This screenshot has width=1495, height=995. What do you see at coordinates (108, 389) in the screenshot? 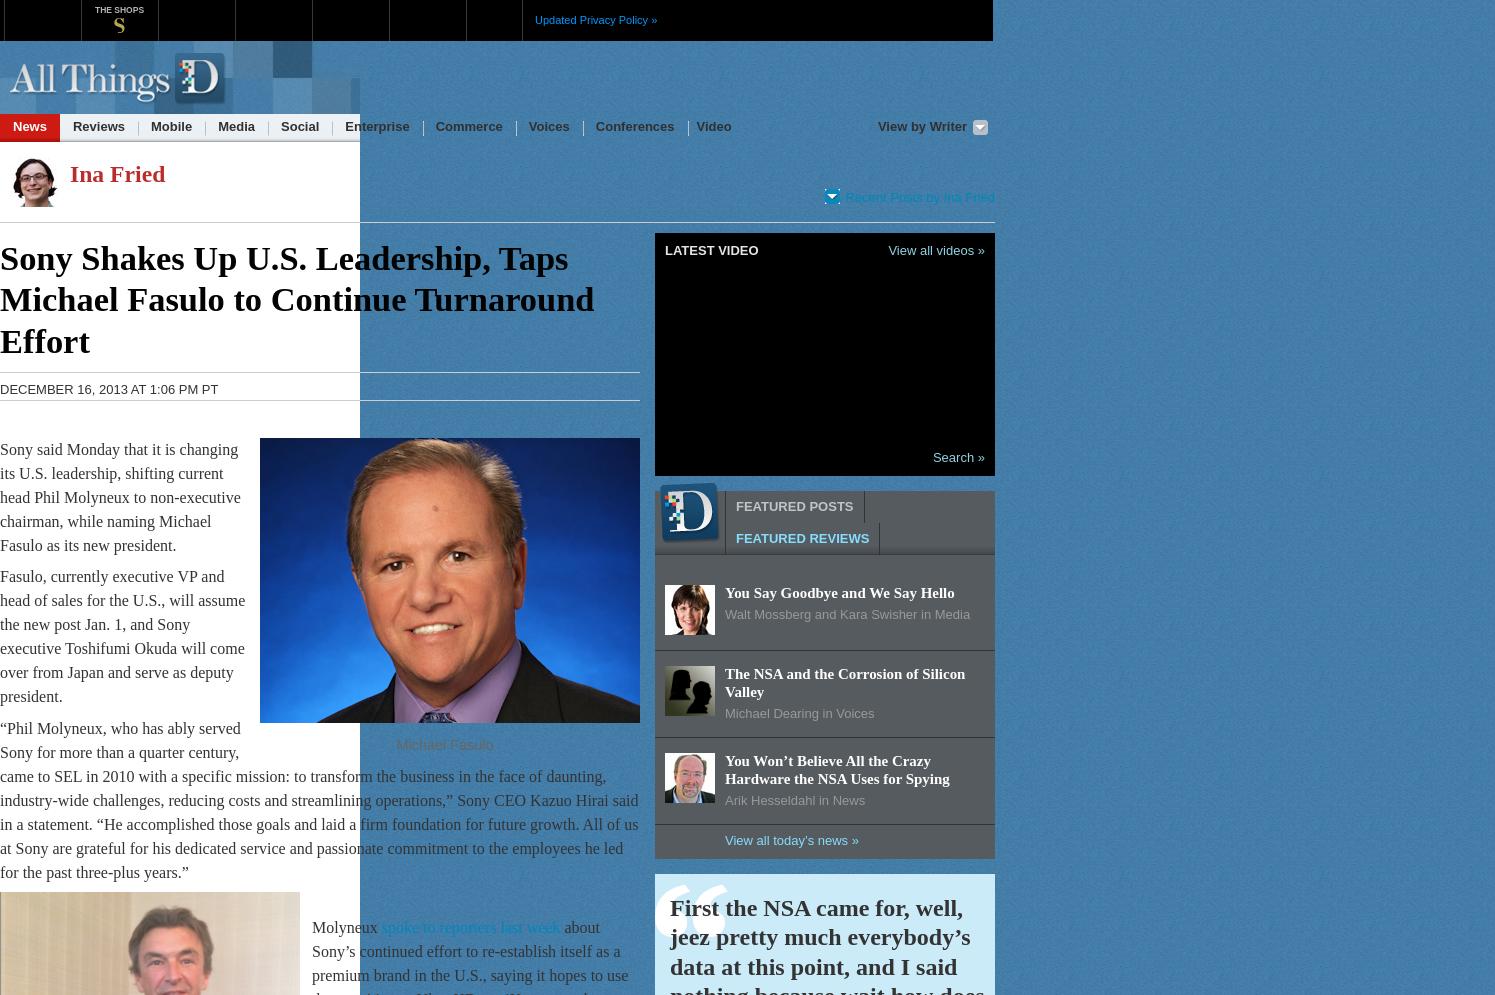
I see `'December 16, 2013 at 1:06 pm PT'` at bounding box center [108, 389].